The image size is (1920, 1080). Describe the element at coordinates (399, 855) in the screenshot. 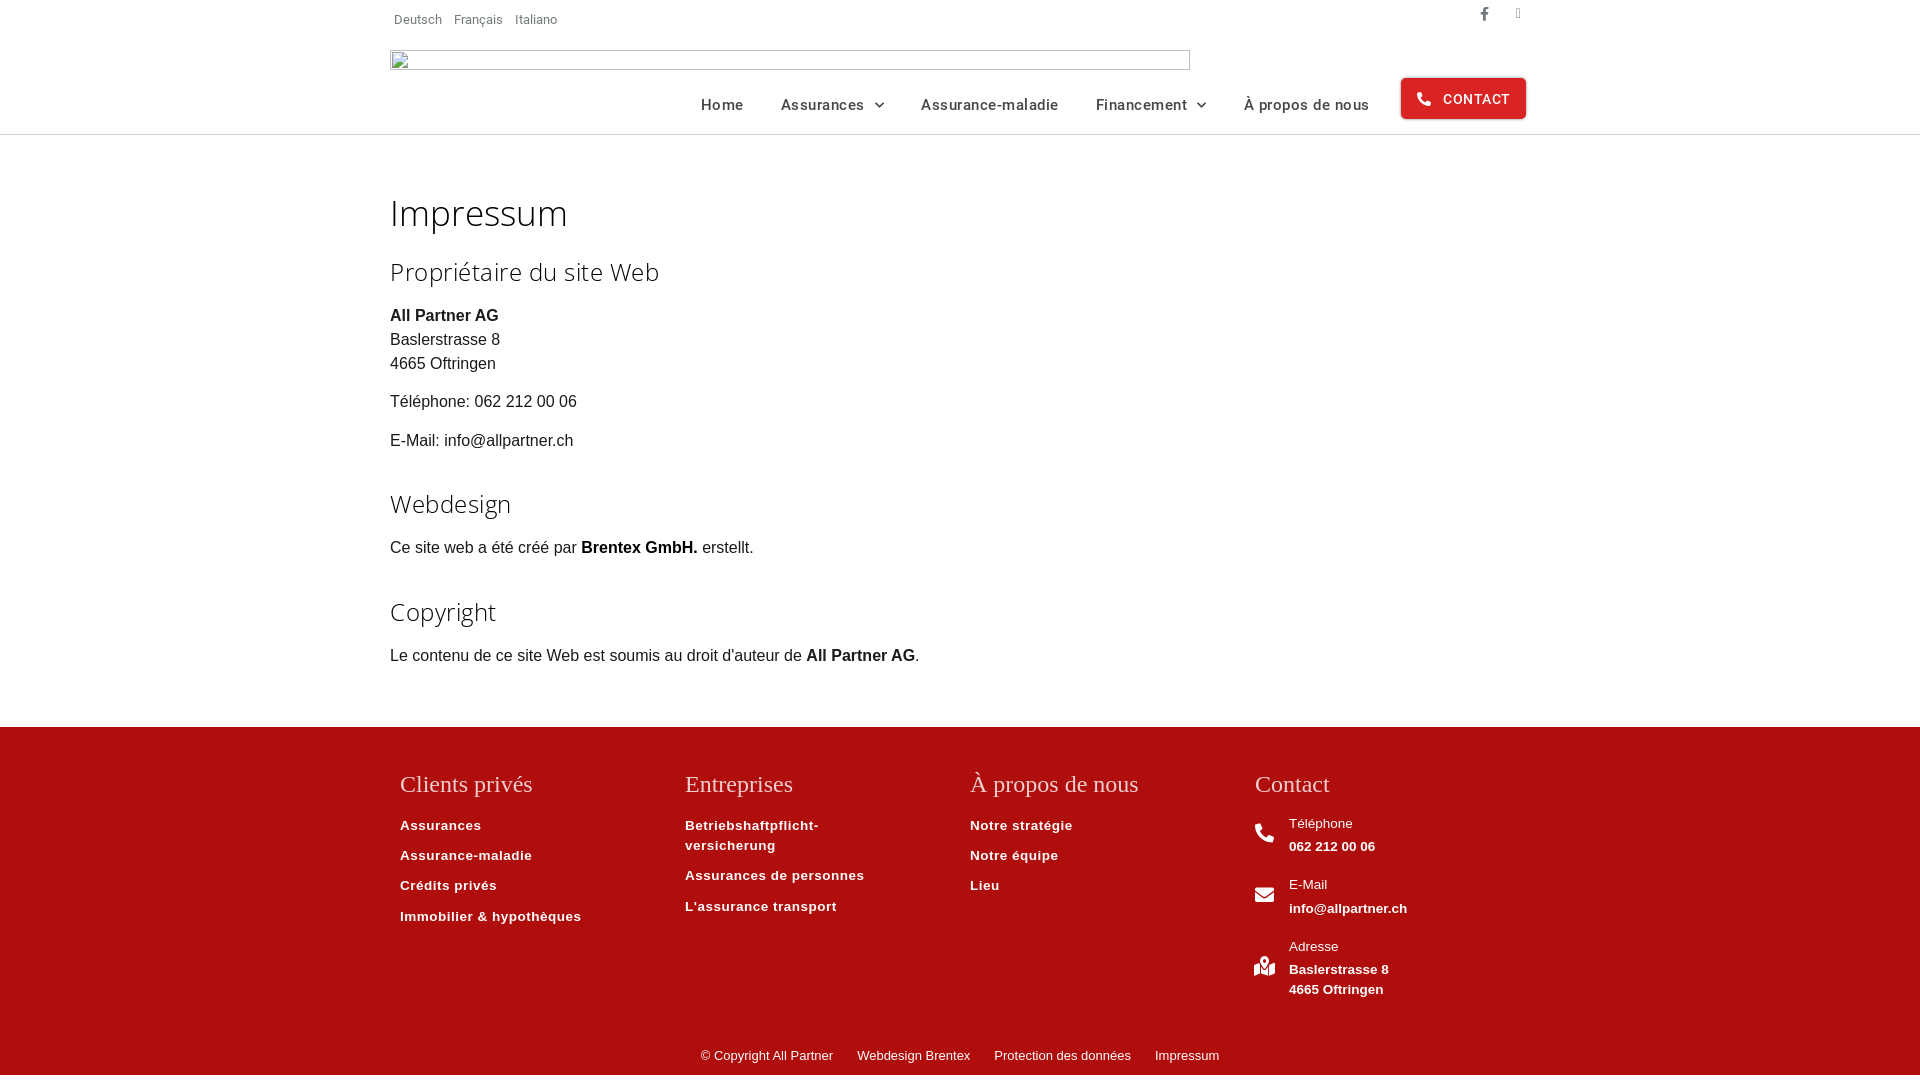

I see `'Assurance-maladie'` at that location.